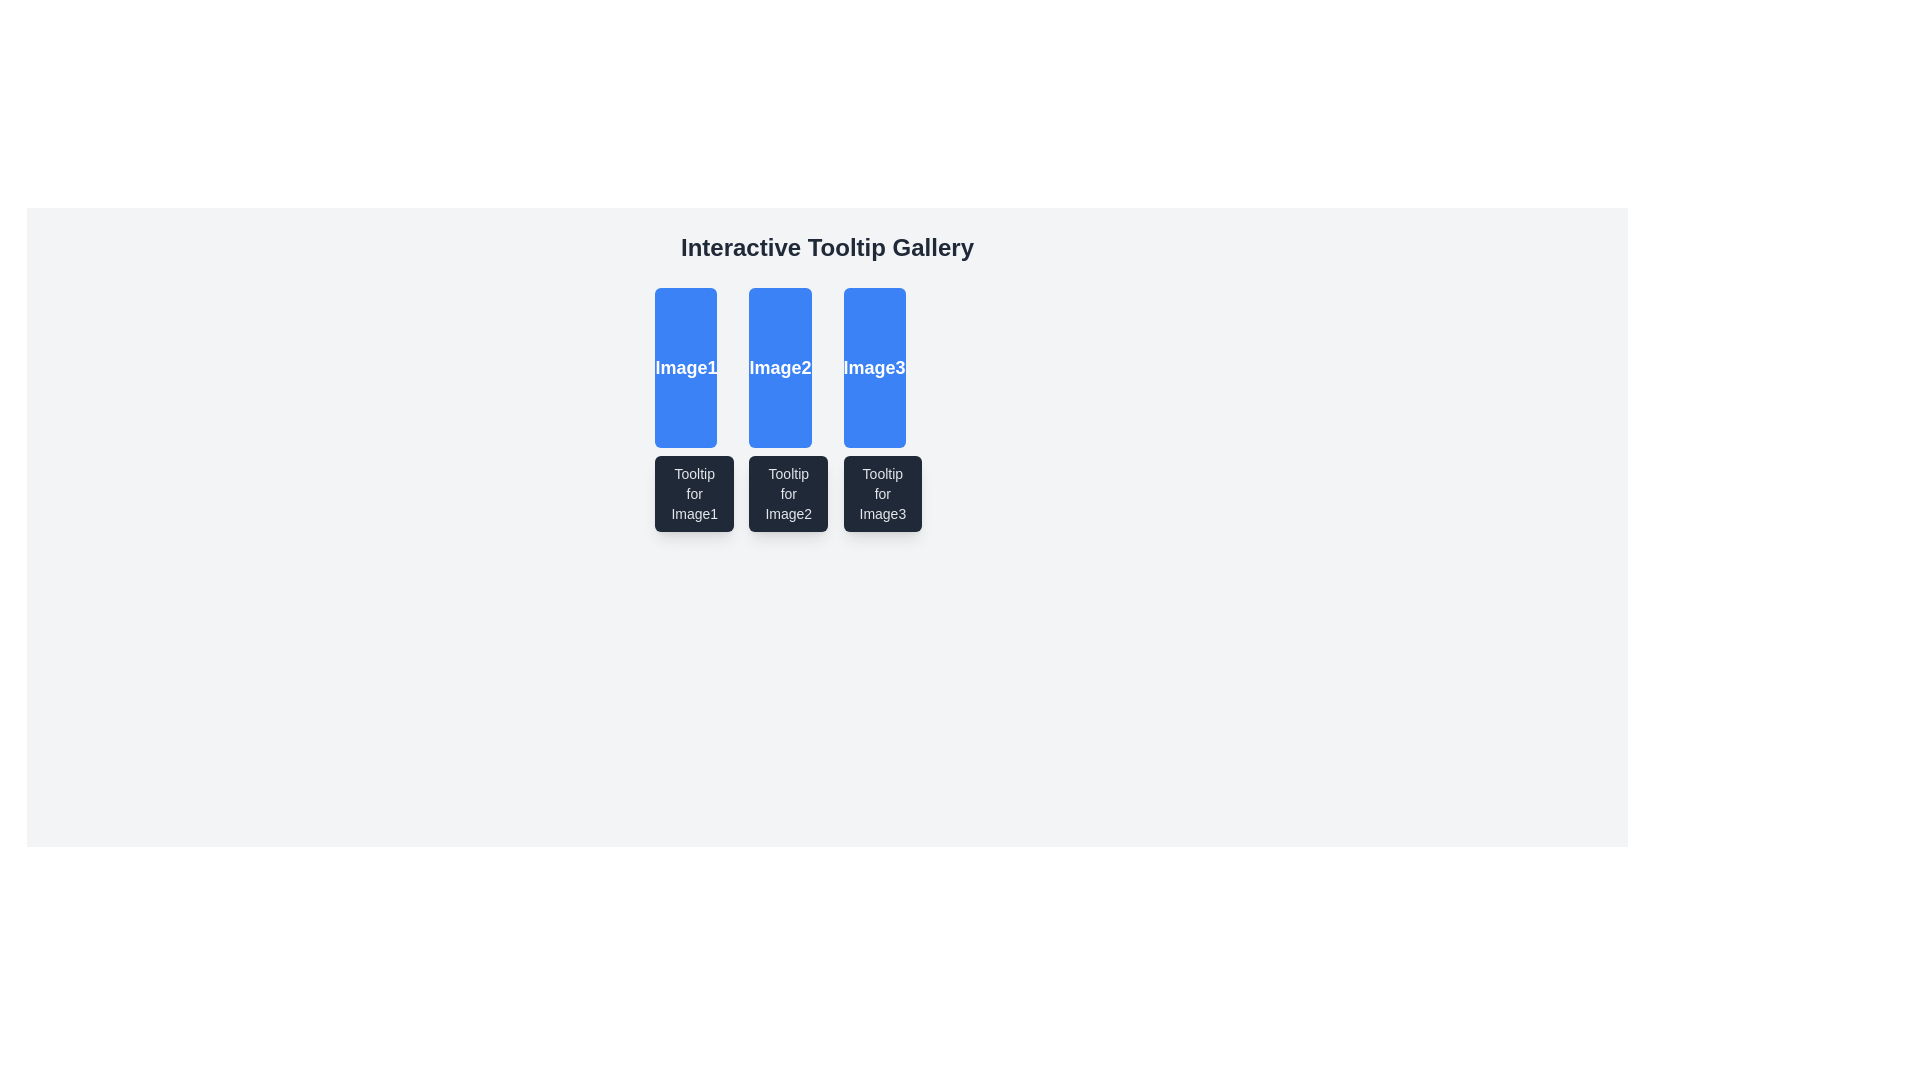 Image resolution: width=1920 pixels, height=1080 pixels. What do you see at coordinates (787, 493) in the screenshot?
I see `the tooltip displaying 'Tooltip for Image2', which has a dark gray background and light gray text, positioned directly below 'Image2'` at bounding box center [787, 493].